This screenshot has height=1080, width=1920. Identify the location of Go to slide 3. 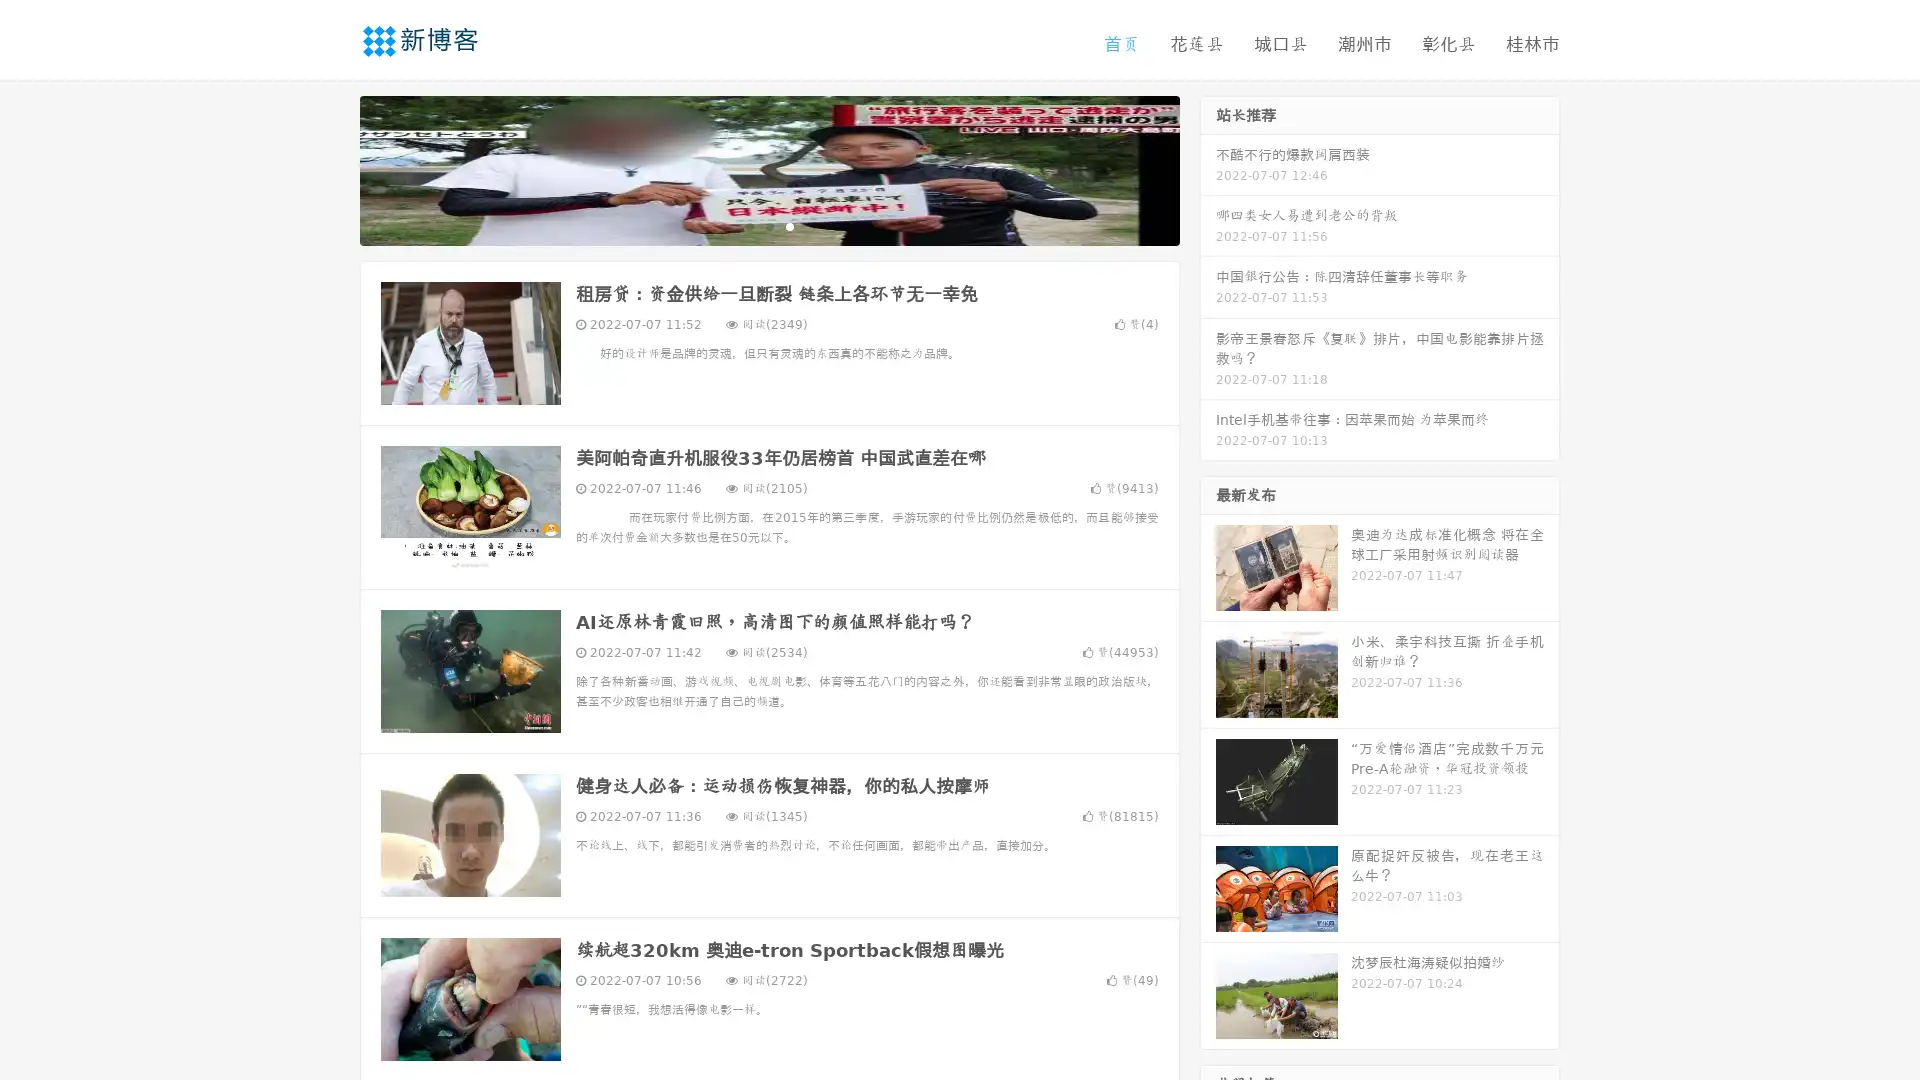
(789, 225).